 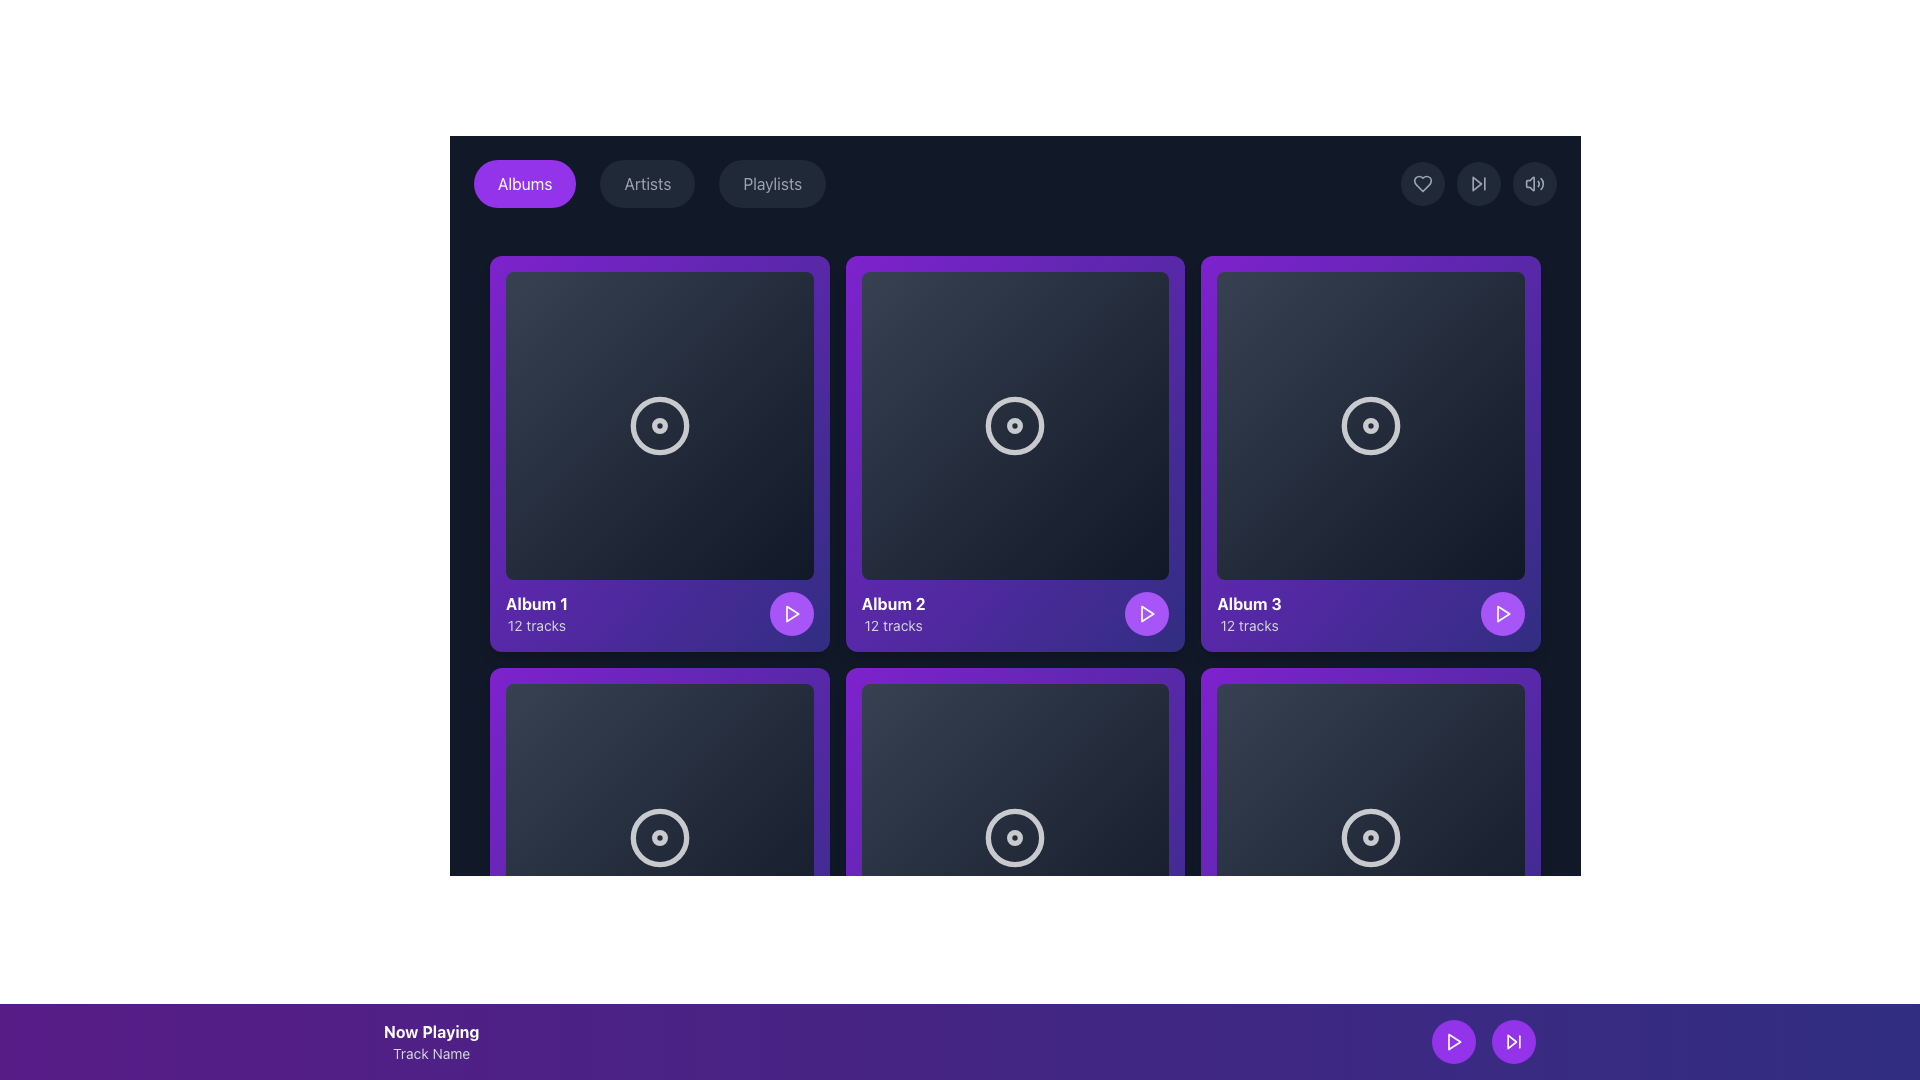 I want to click on the static text label indicating 'Now Playing' located at the bottom center of the interface, so click(x=430, y=1032).